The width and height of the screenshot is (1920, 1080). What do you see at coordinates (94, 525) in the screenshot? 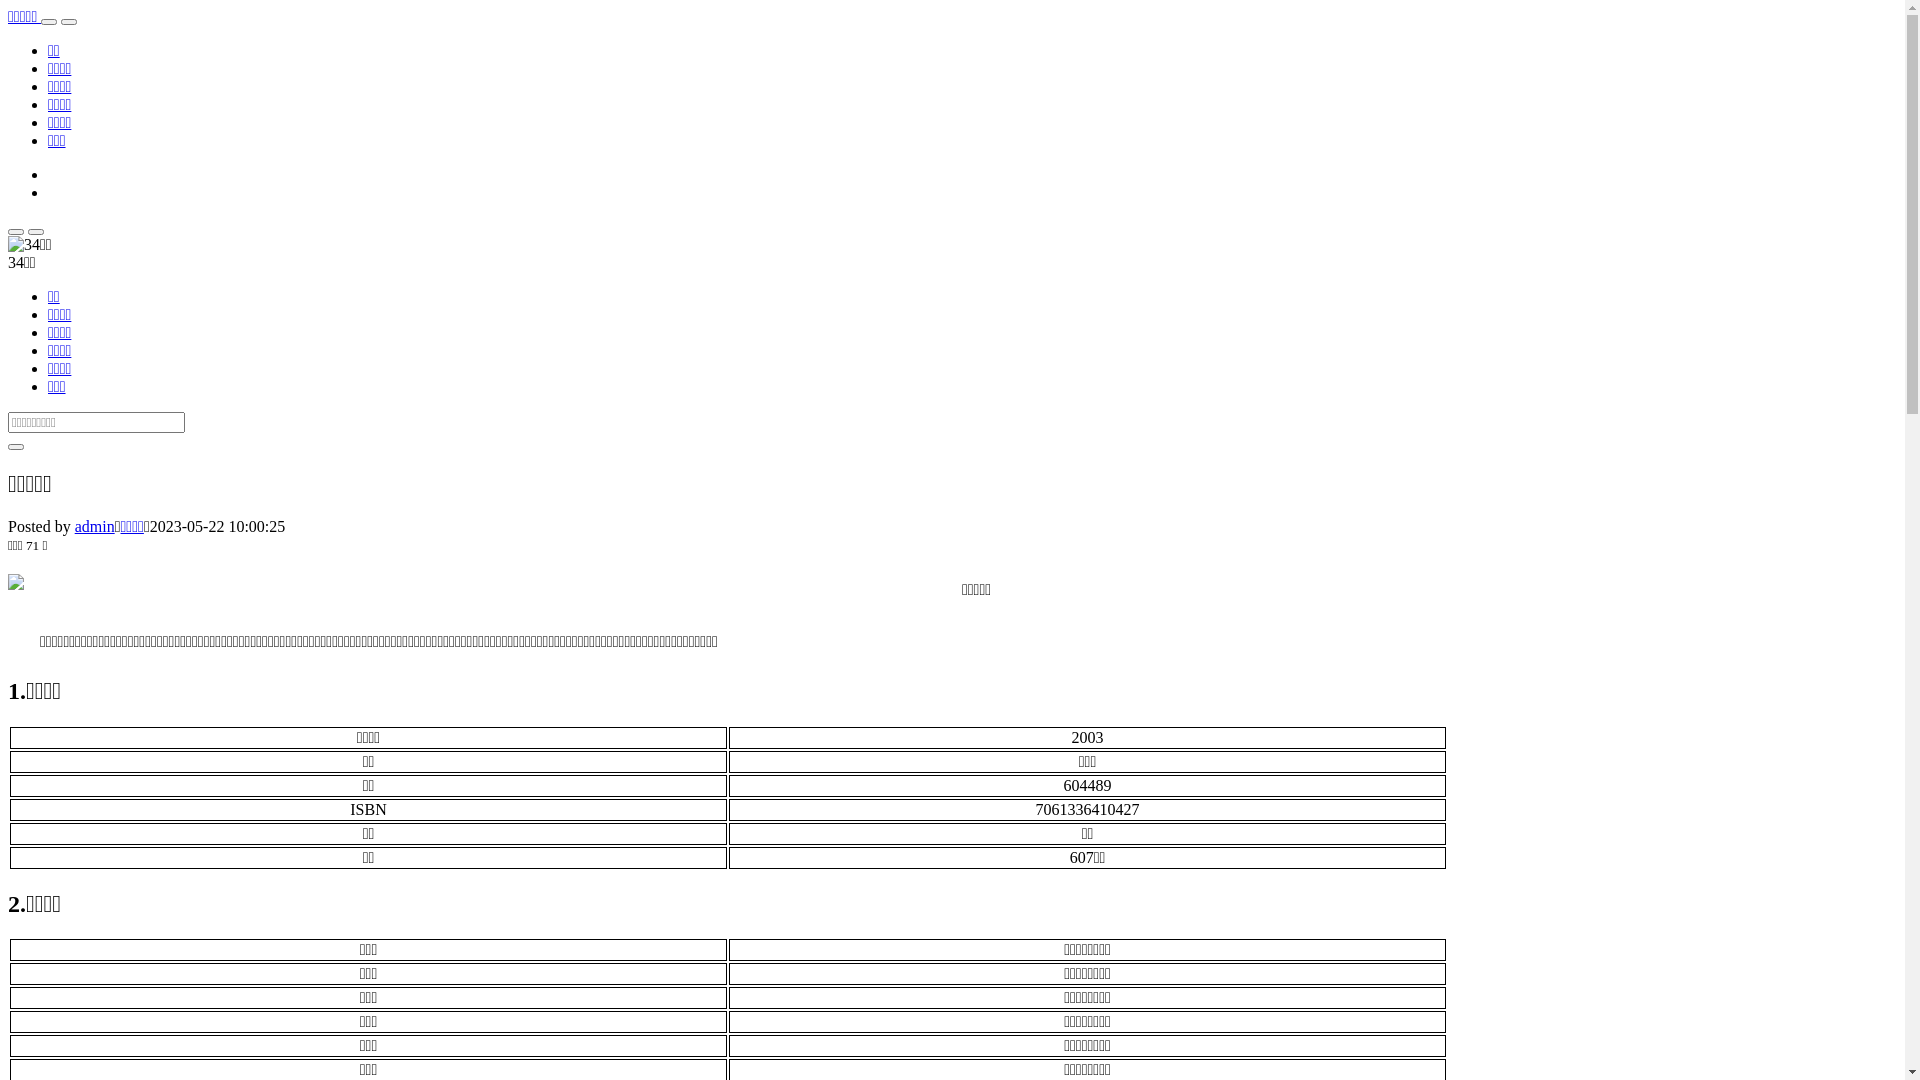
I see `'admin'` at bounding box center [94, 525].